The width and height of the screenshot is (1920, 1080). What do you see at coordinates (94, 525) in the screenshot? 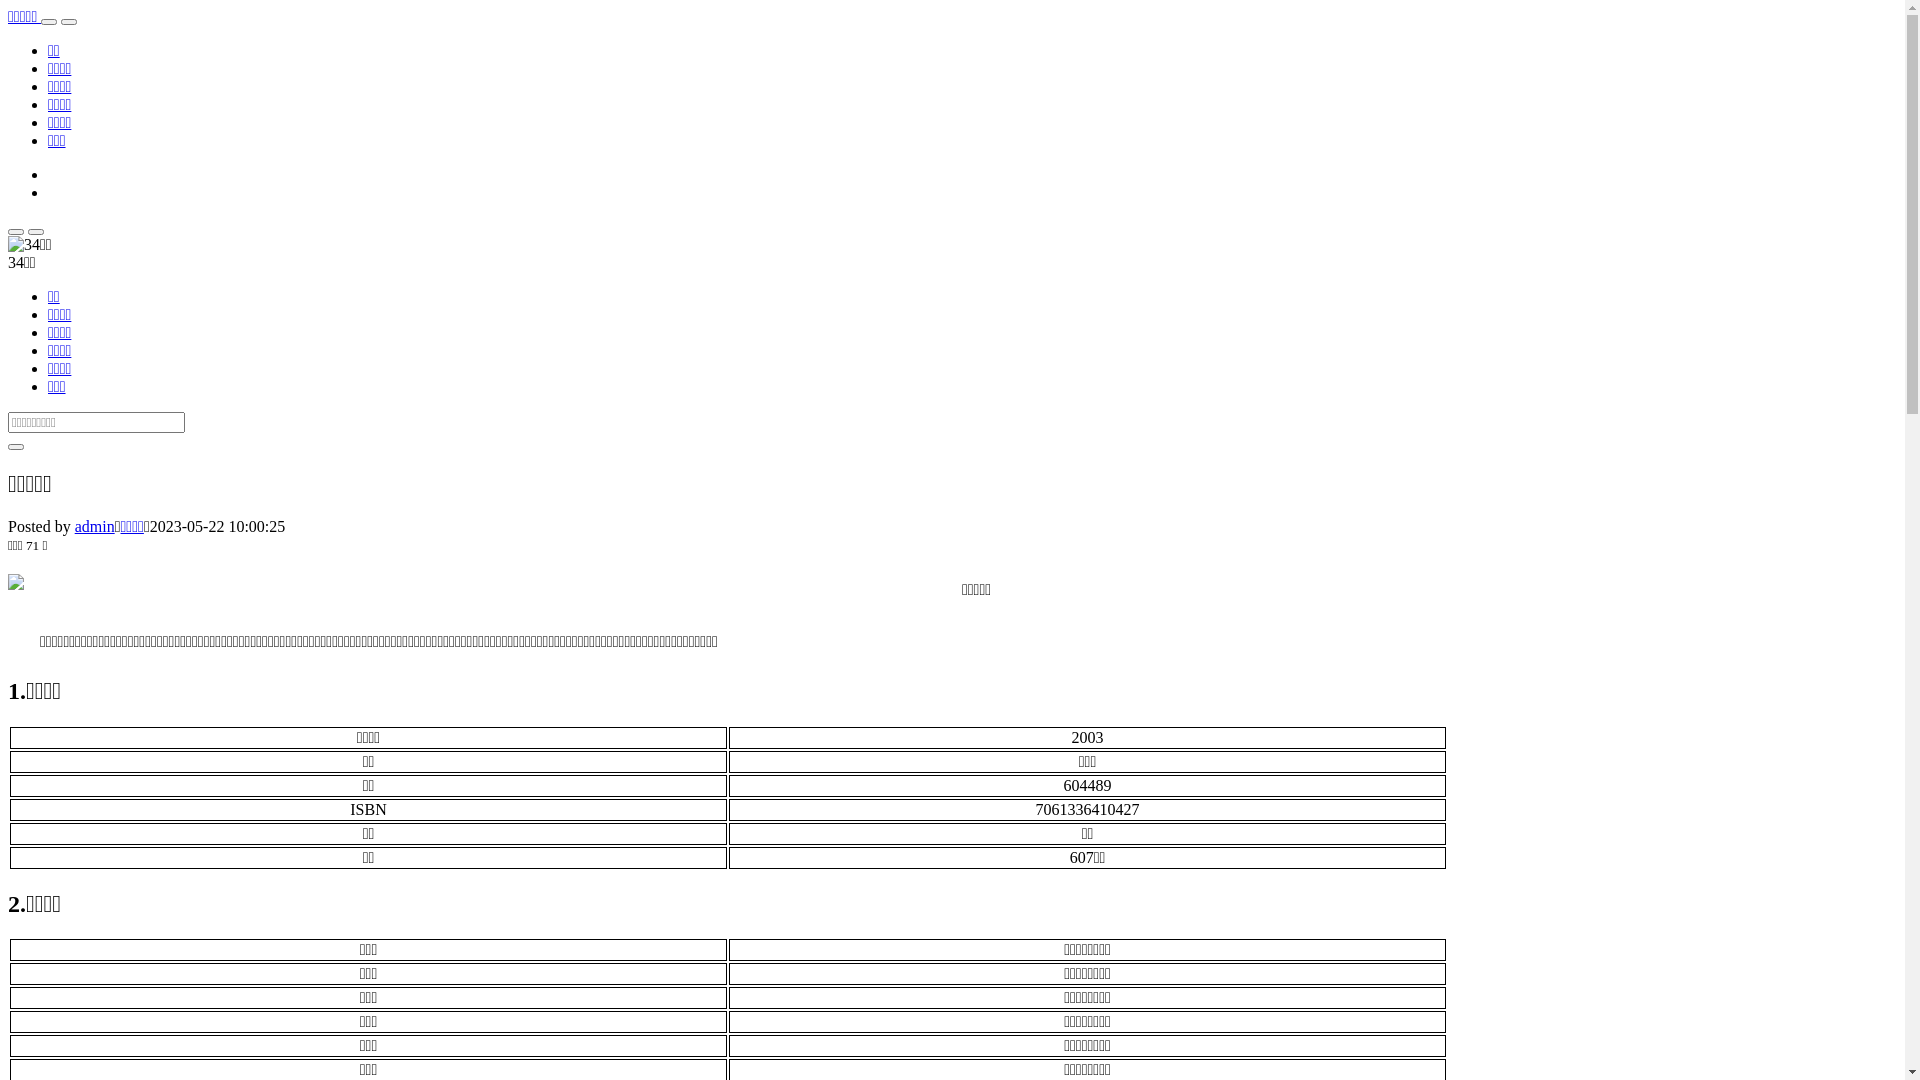
I see `'admin'` at bounding box center [94, 525].